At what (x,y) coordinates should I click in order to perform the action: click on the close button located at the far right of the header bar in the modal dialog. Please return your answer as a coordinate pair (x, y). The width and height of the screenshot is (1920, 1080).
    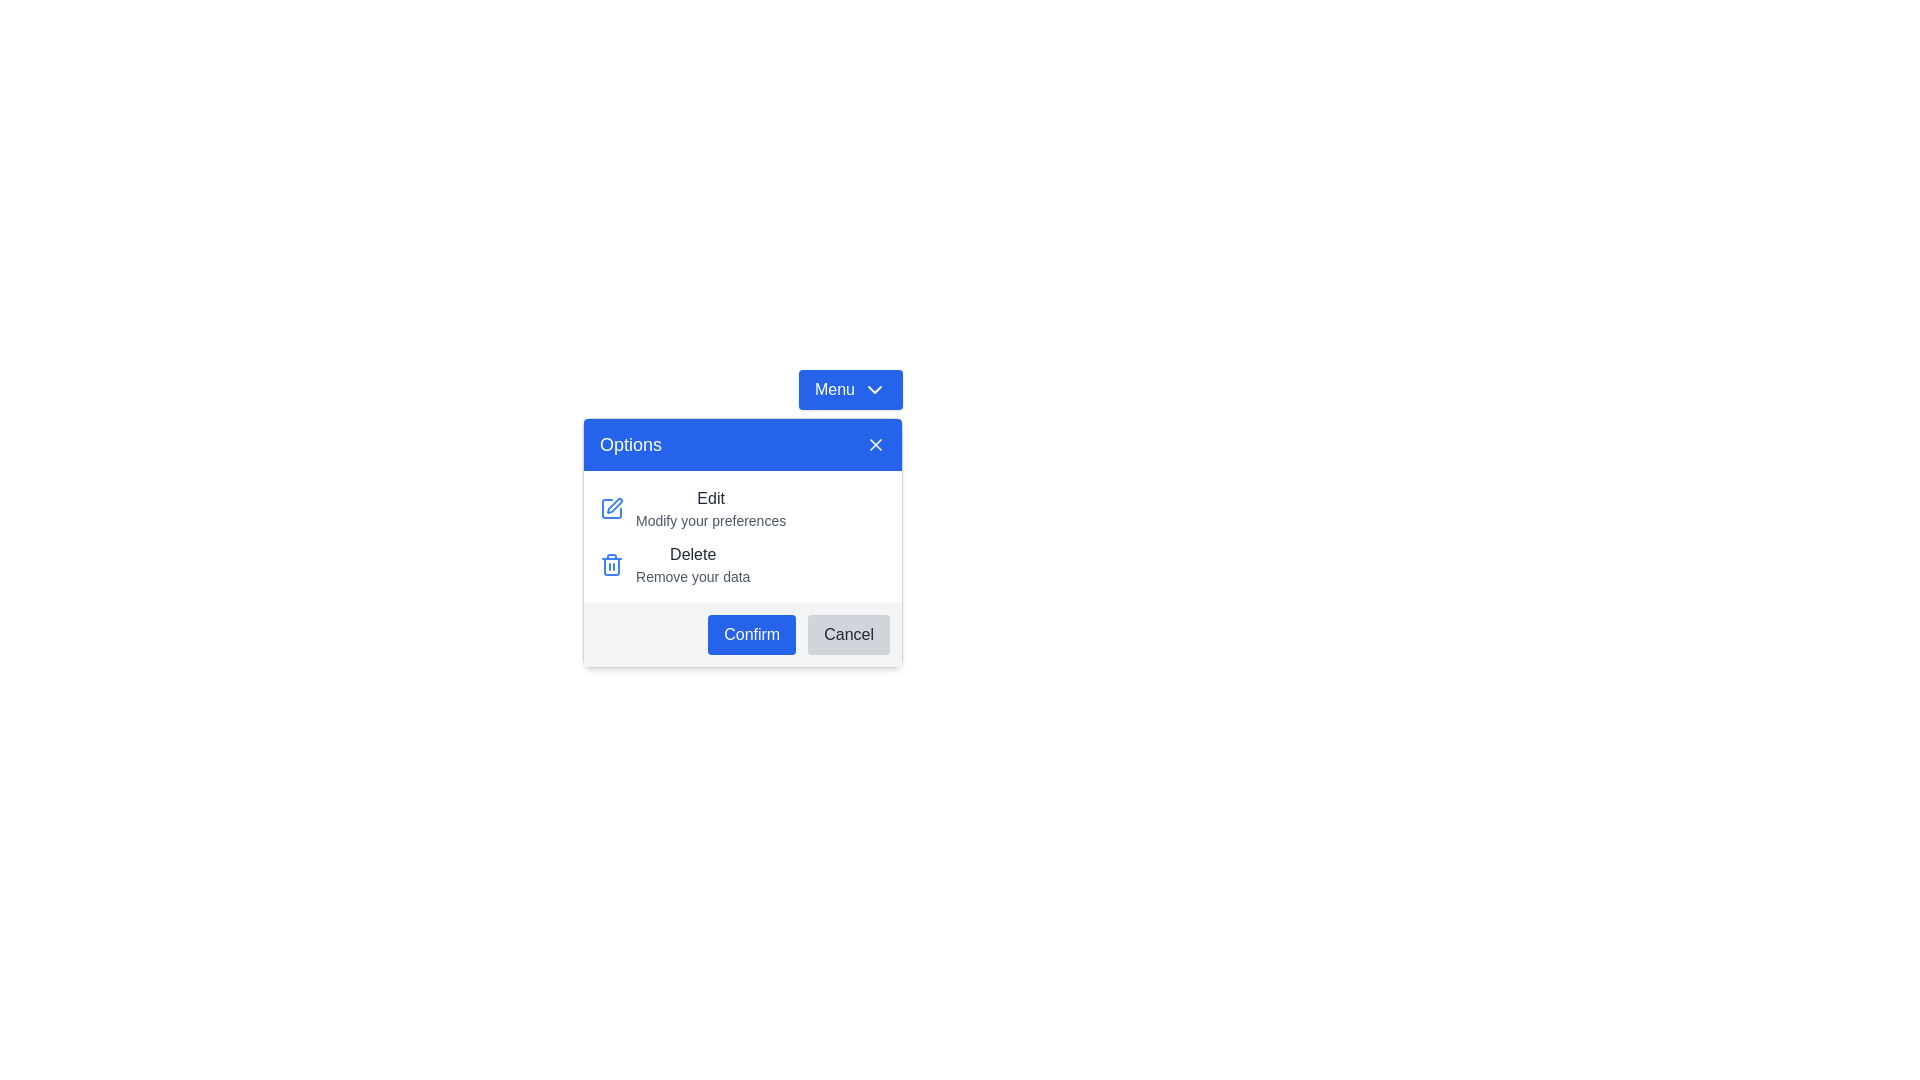
    Looking at the image, I should click on (876, 443).